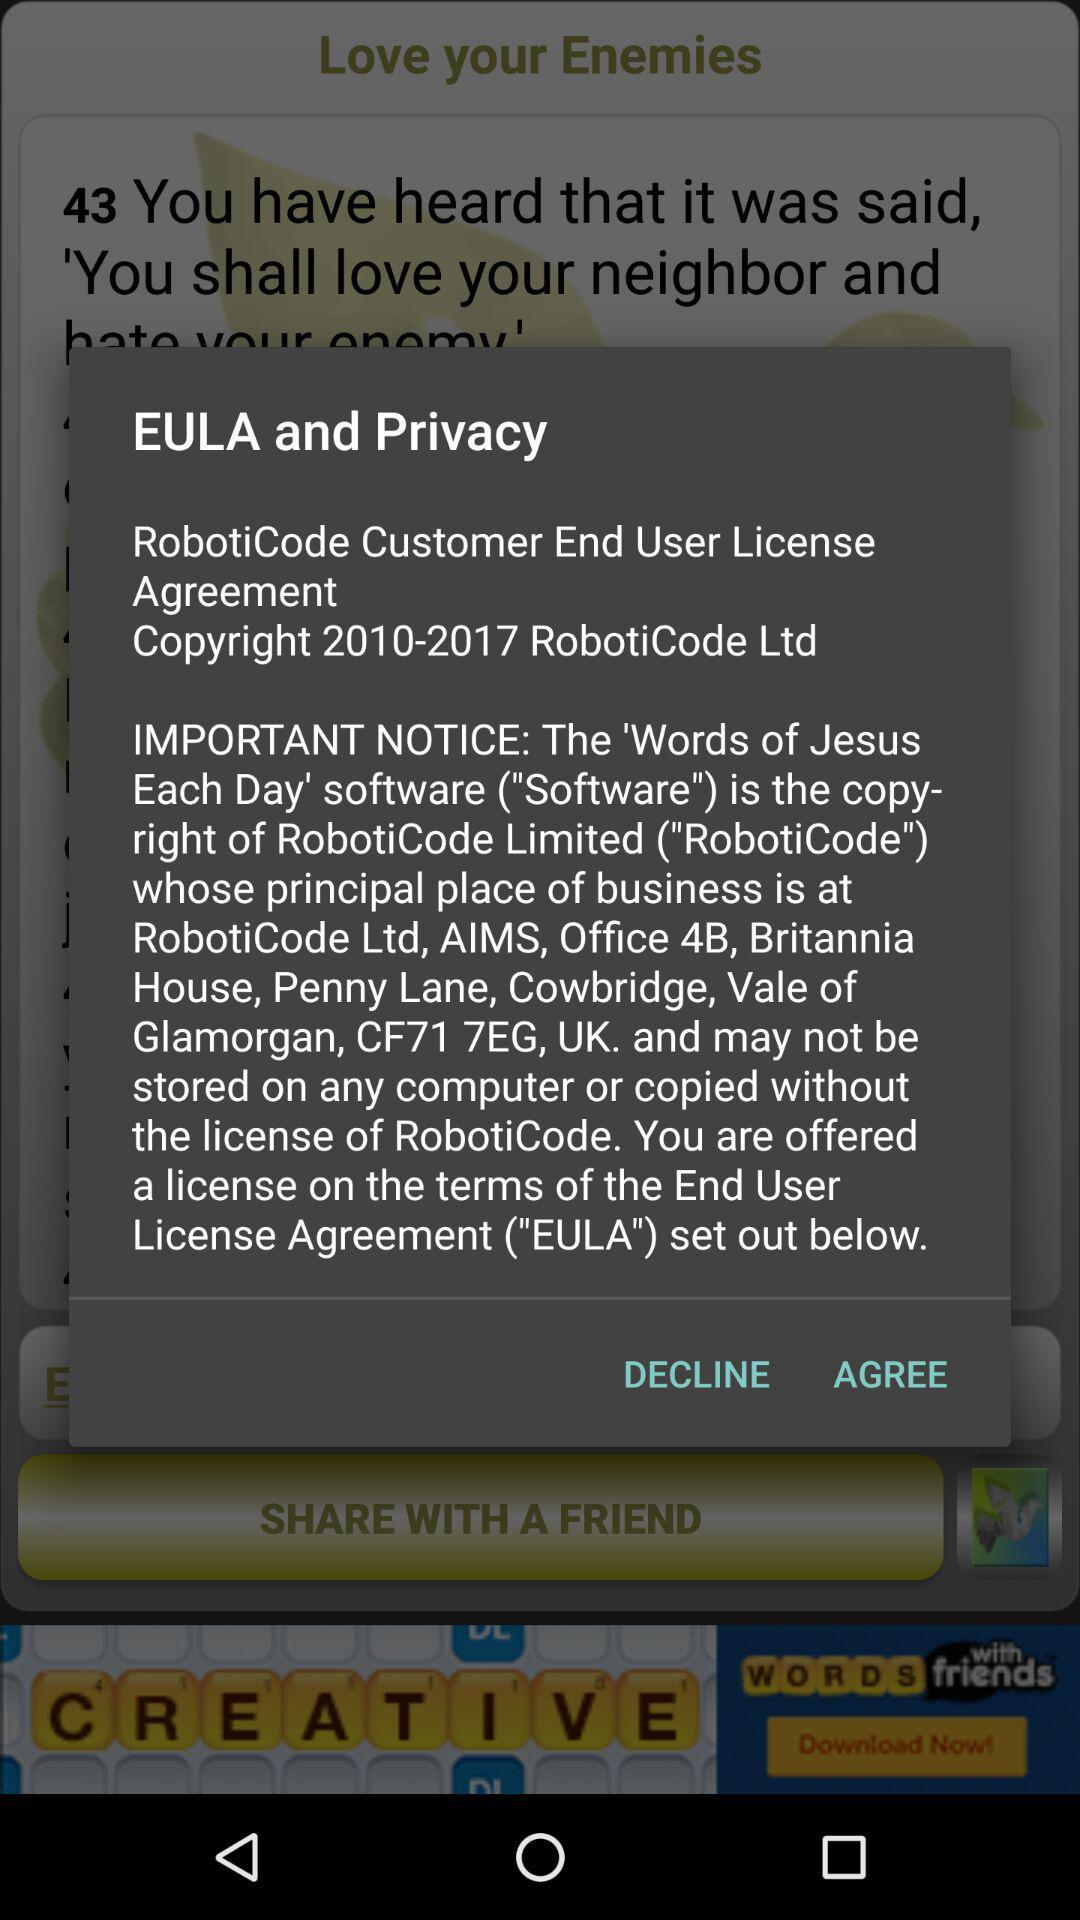 Image resolution: width=1080 pixels, height=1920 pixels. Describe the element at coordinates (889, 1372) in the screenshot. I see `agree icon` at that location.